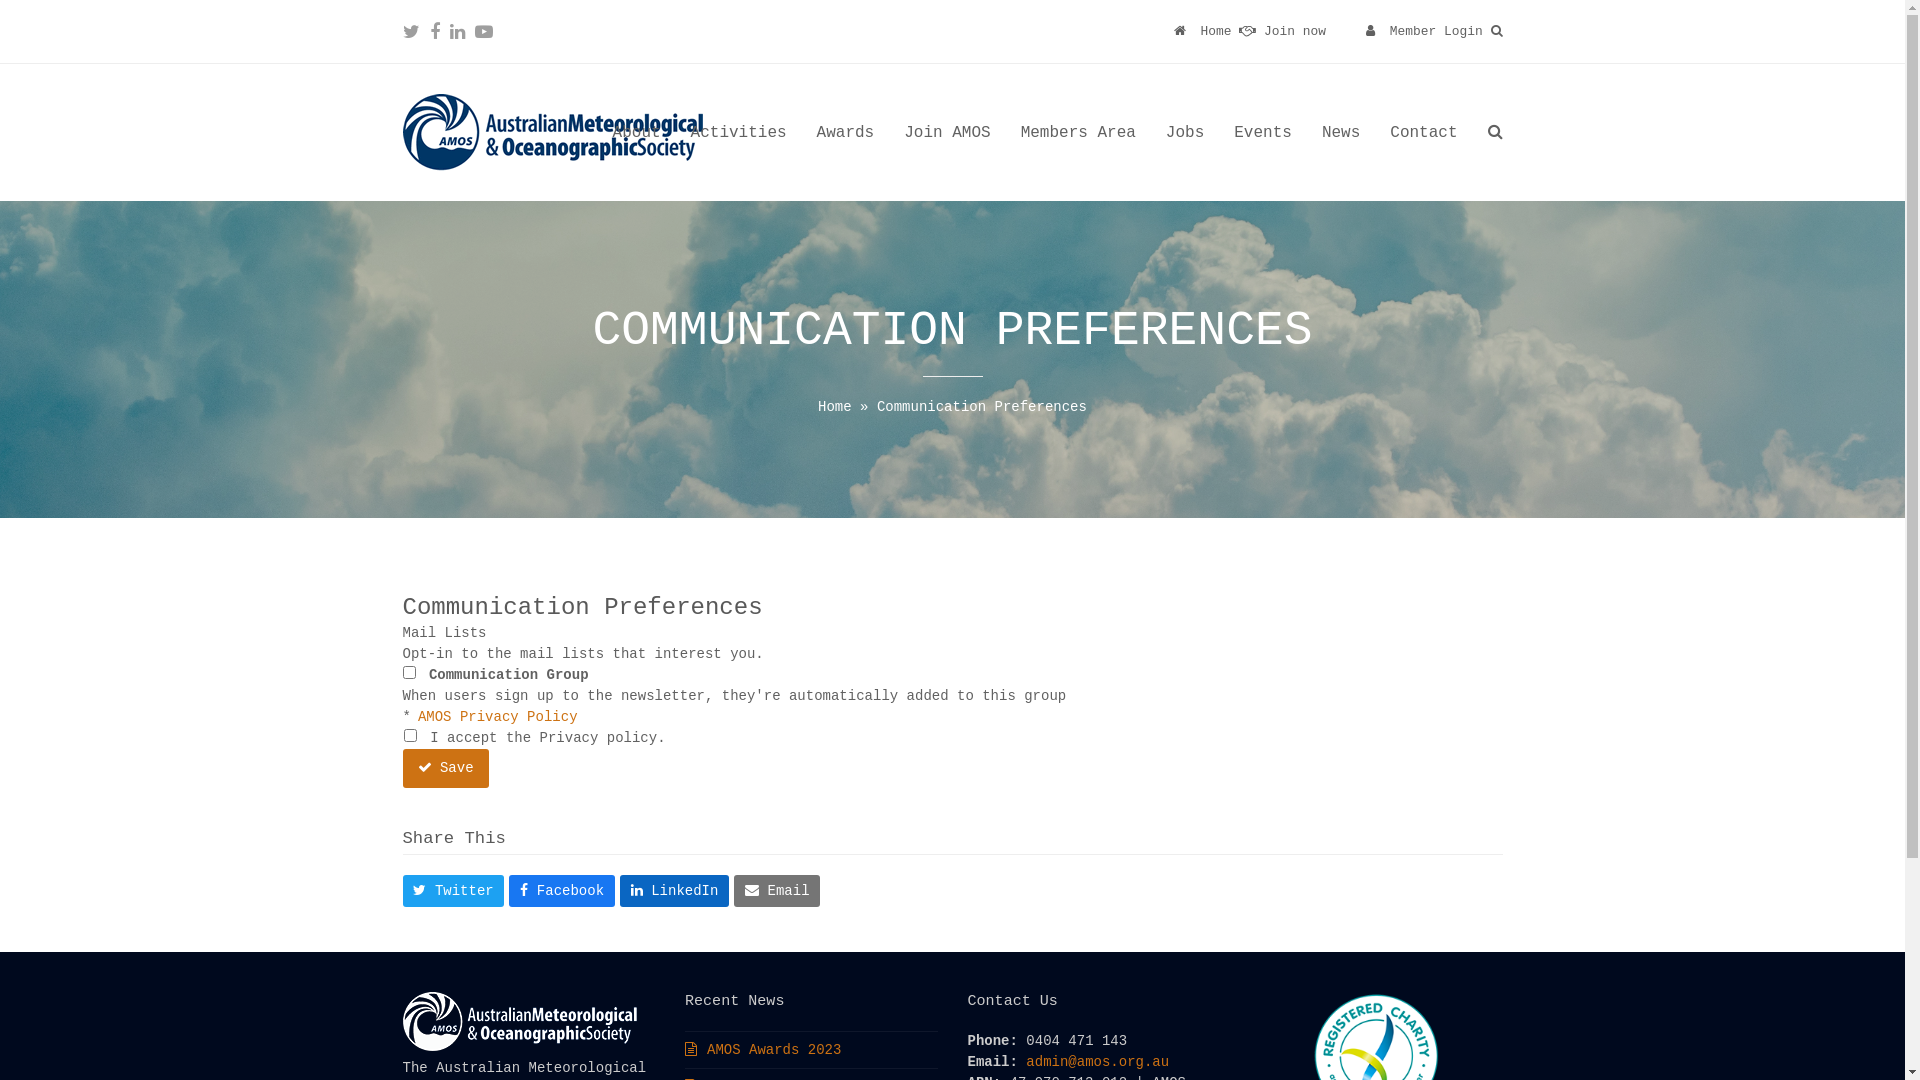  Describe the element at coordinates (945, 132) in the screenshot. I see `'Join AMOS'` at that location.